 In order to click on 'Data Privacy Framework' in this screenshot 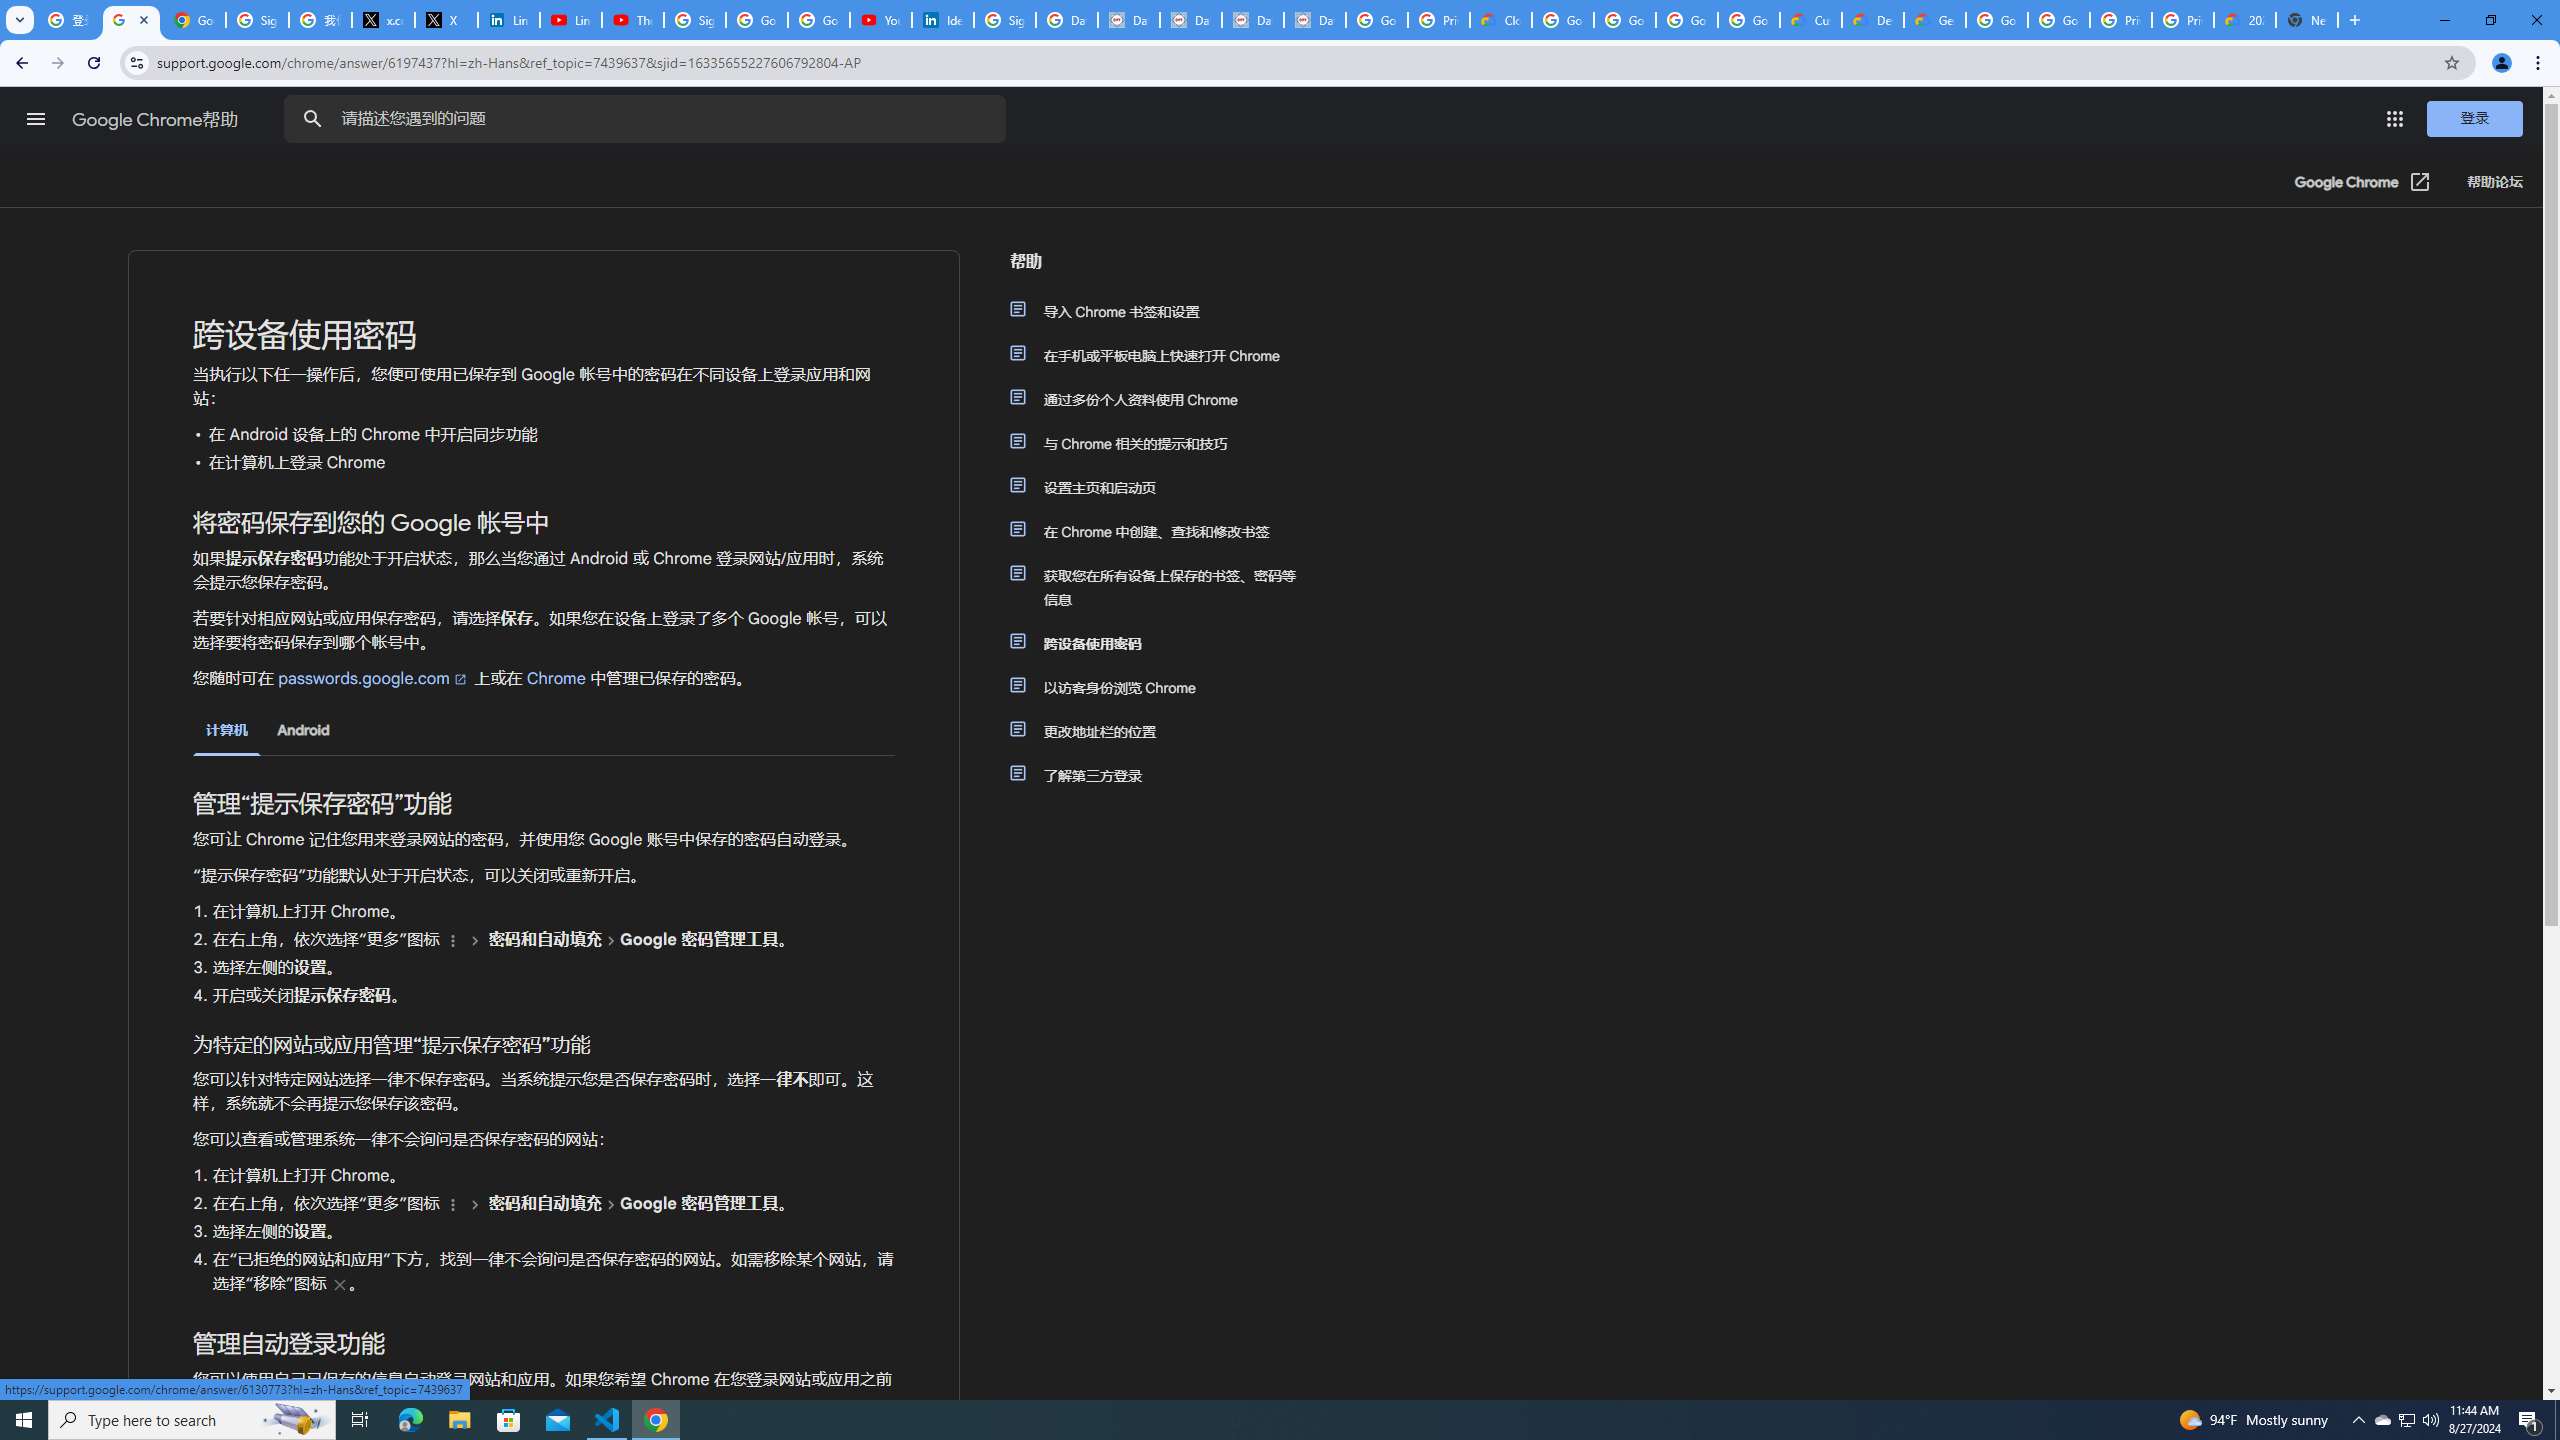, I will do `click(1252, 19)`.